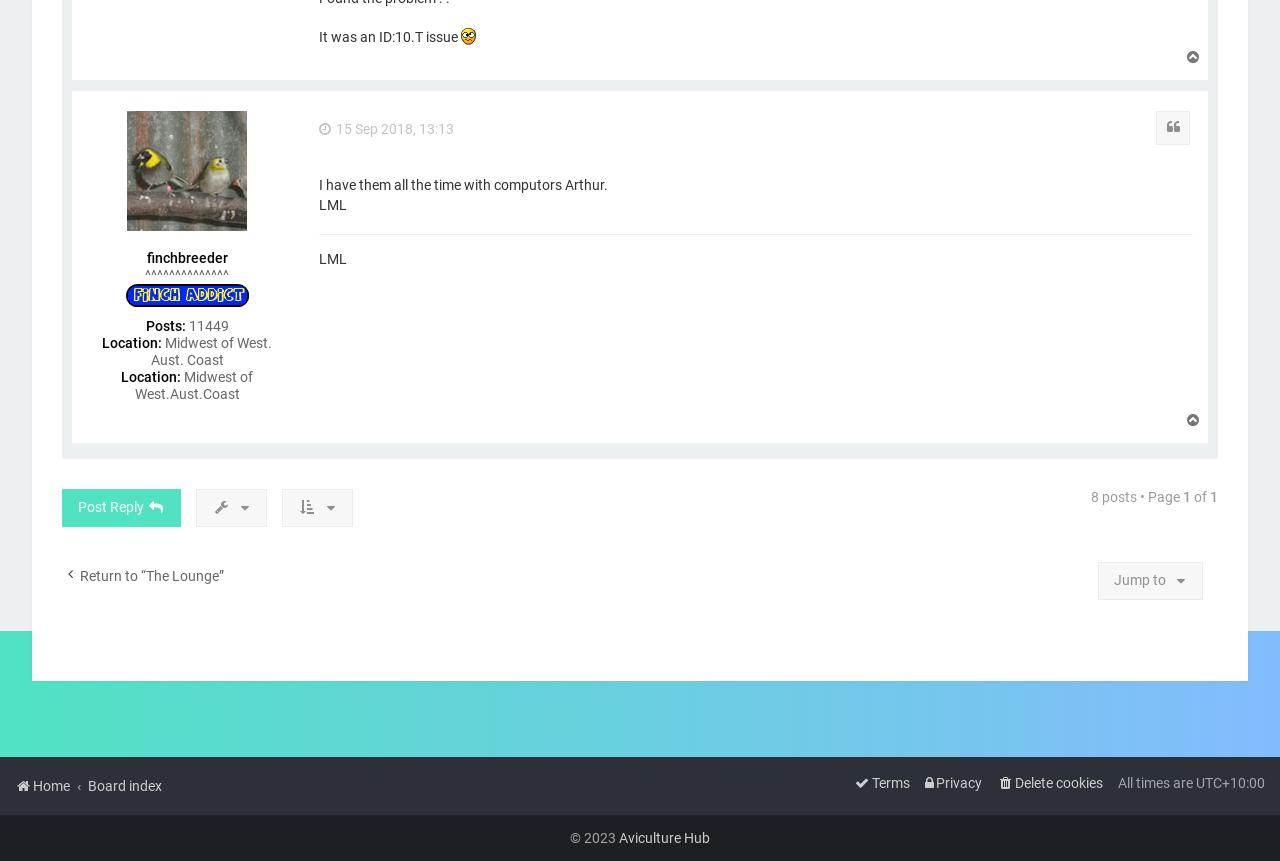  What do you see at coordinates (890, 781) in the screenshot?
I see `'Terms'` at bounding box center [890, 781].